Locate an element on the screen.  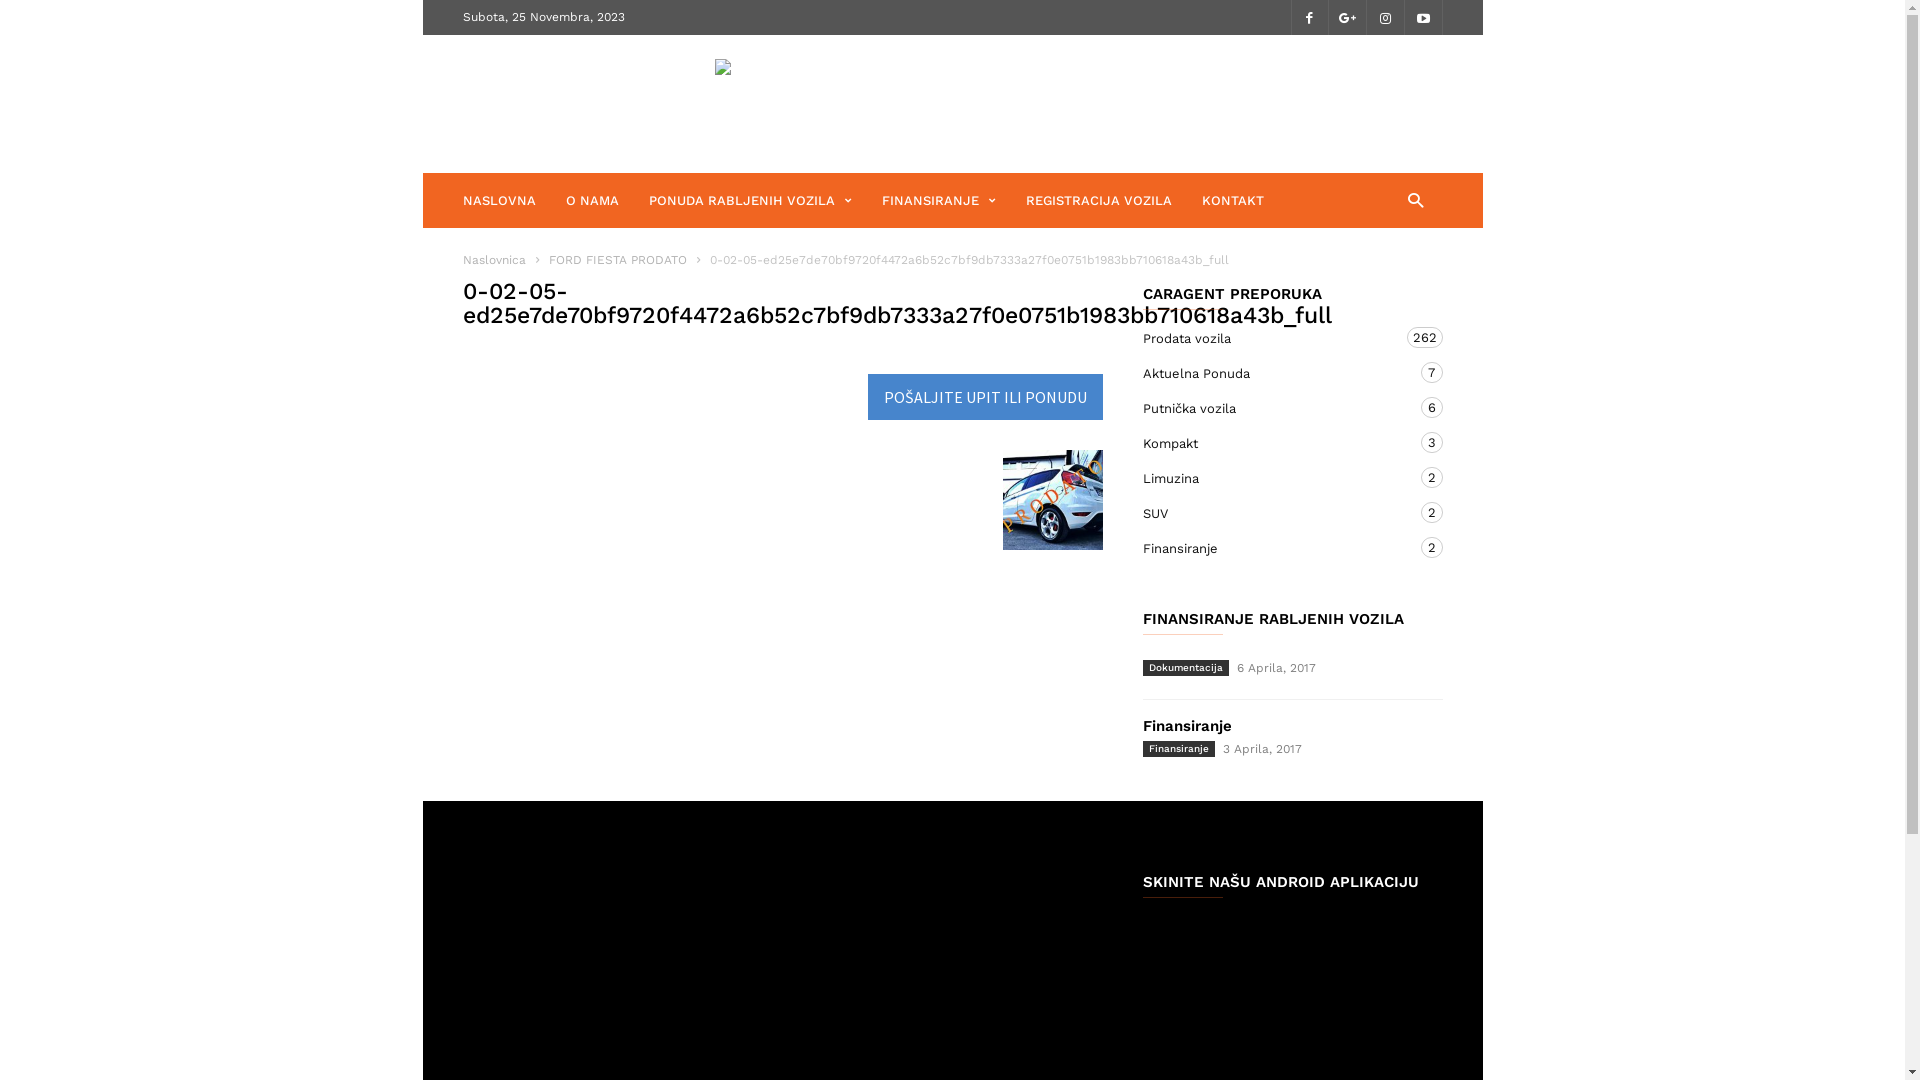
'O NAMA' is located at coordinates (606, 200).